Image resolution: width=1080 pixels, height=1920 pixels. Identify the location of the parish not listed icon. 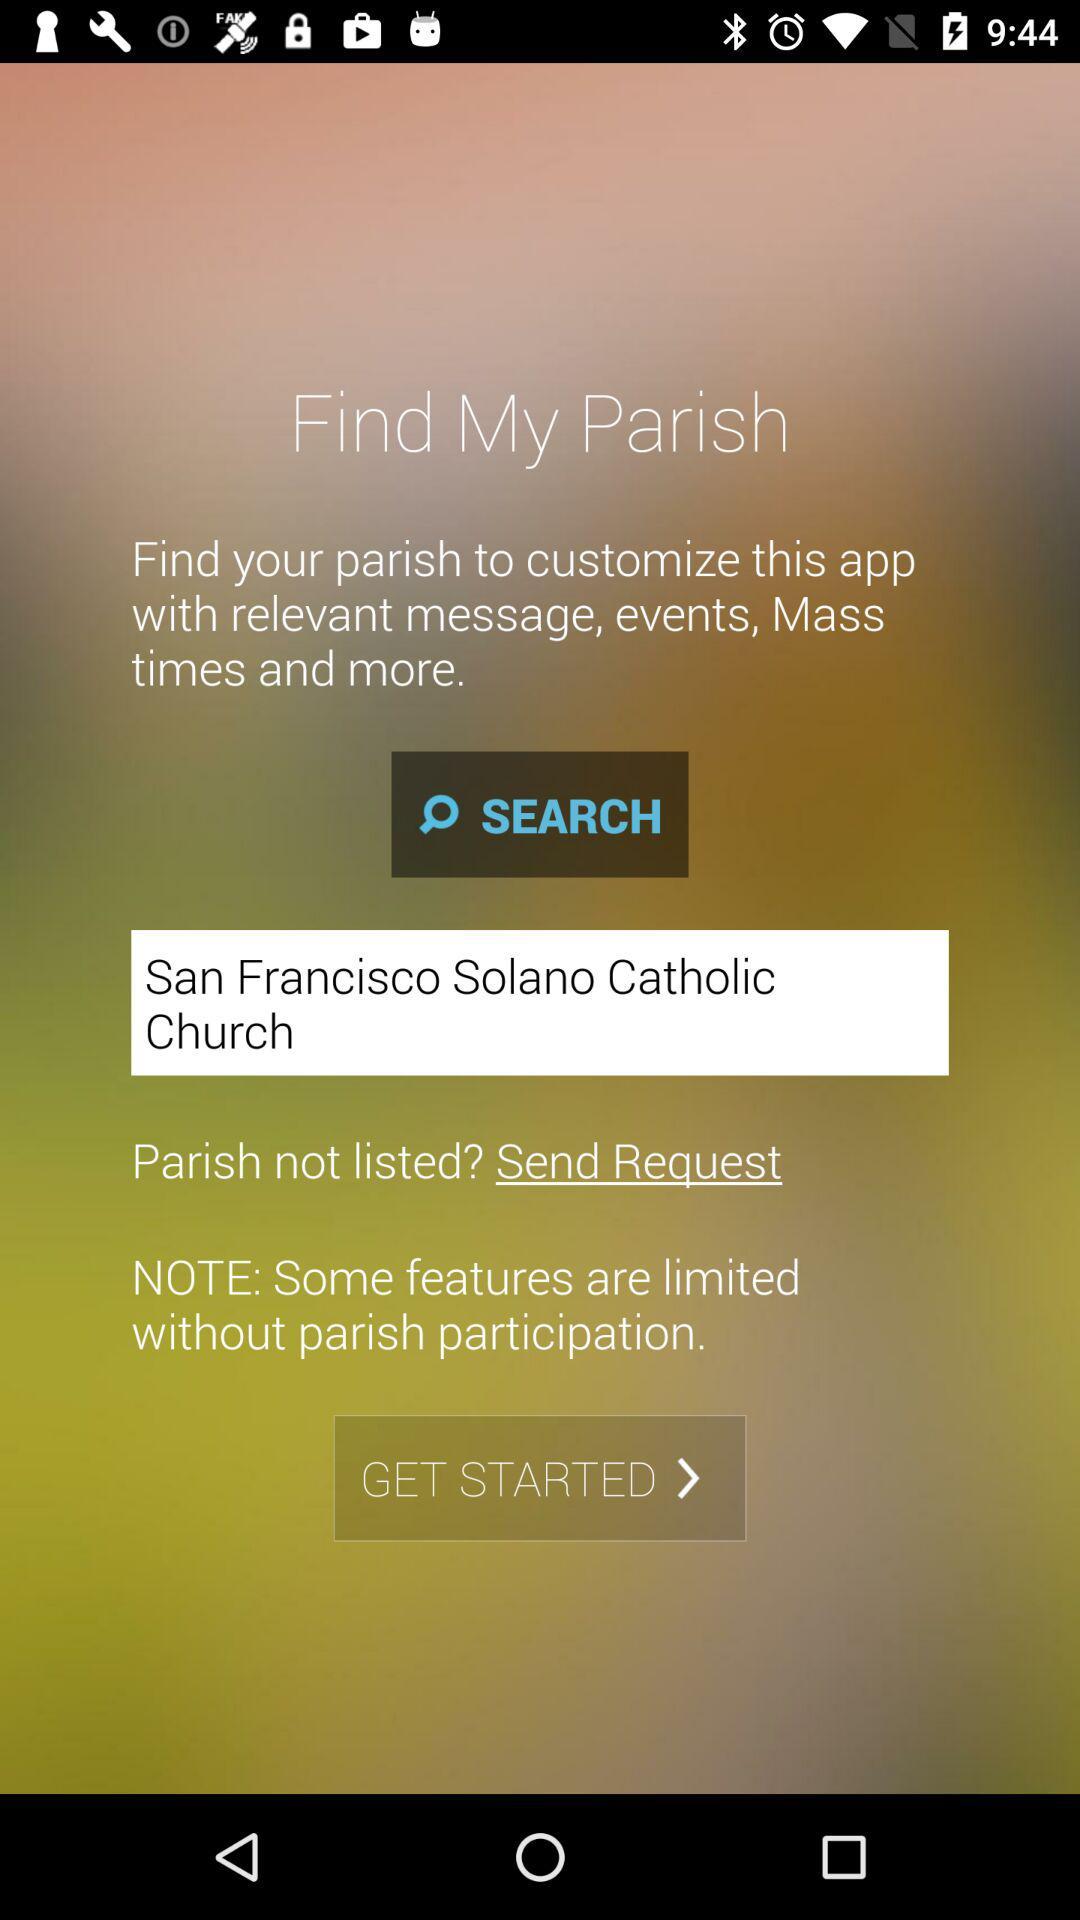
(456, 1159).